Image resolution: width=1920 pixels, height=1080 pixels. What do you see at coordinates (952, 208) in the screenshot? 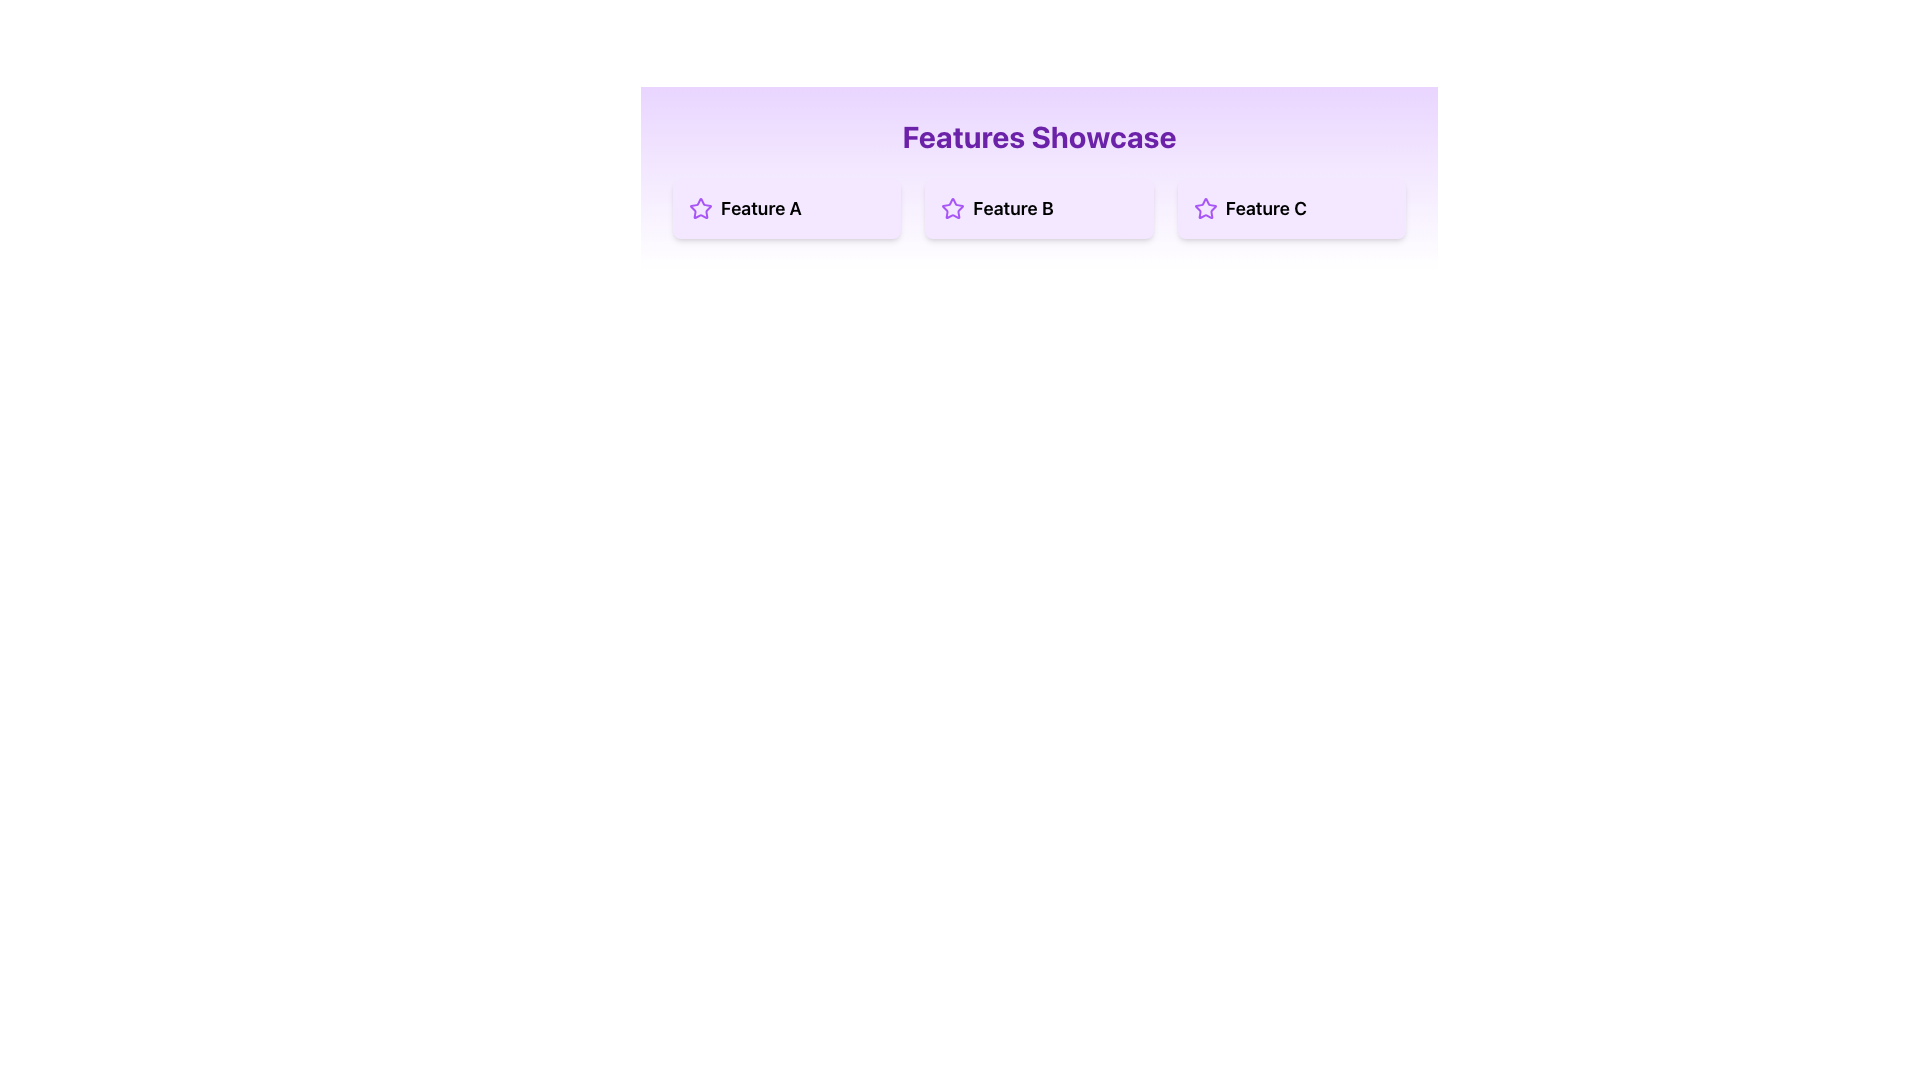
I see `the SVG Icon representing favoriting in the middle of the Feature B card in the Features Showcase section` at bounding box center [952, 208].